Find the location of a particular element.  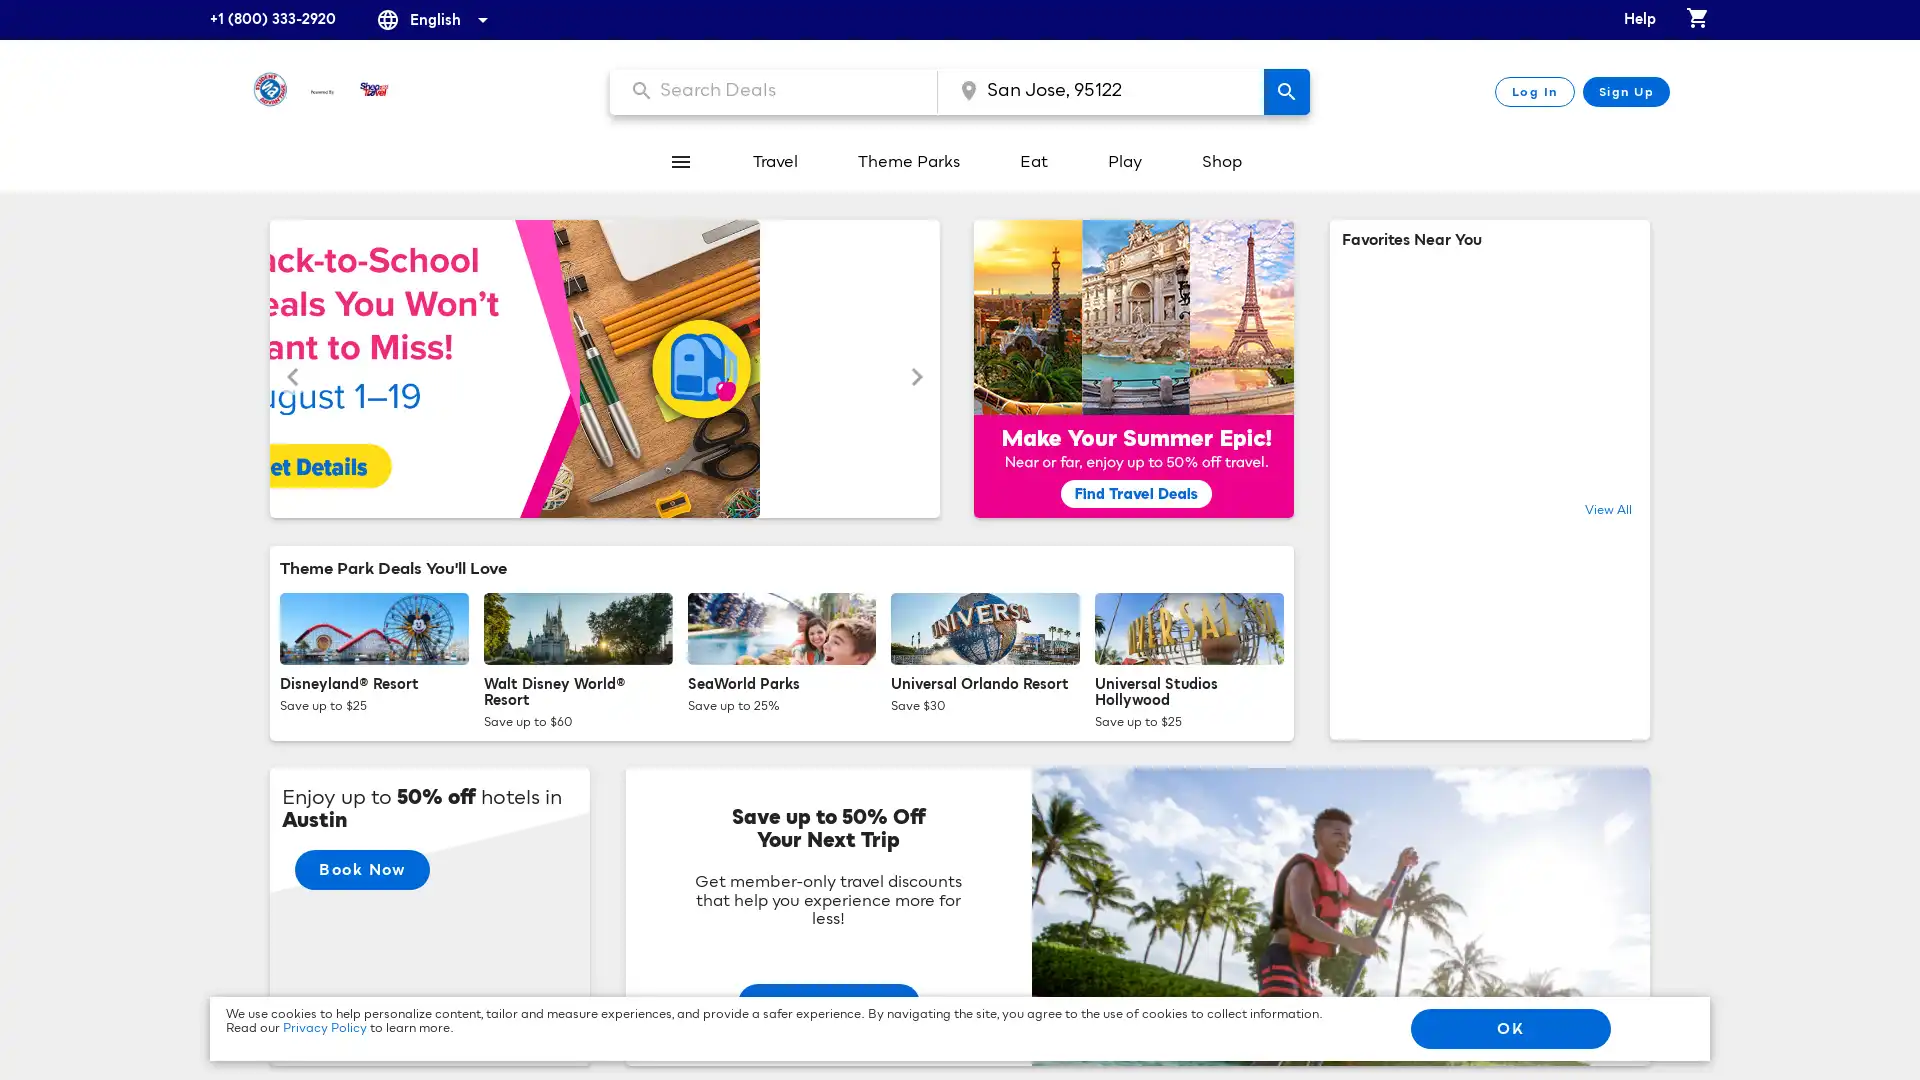

search is located at coordinates (1286, 91).